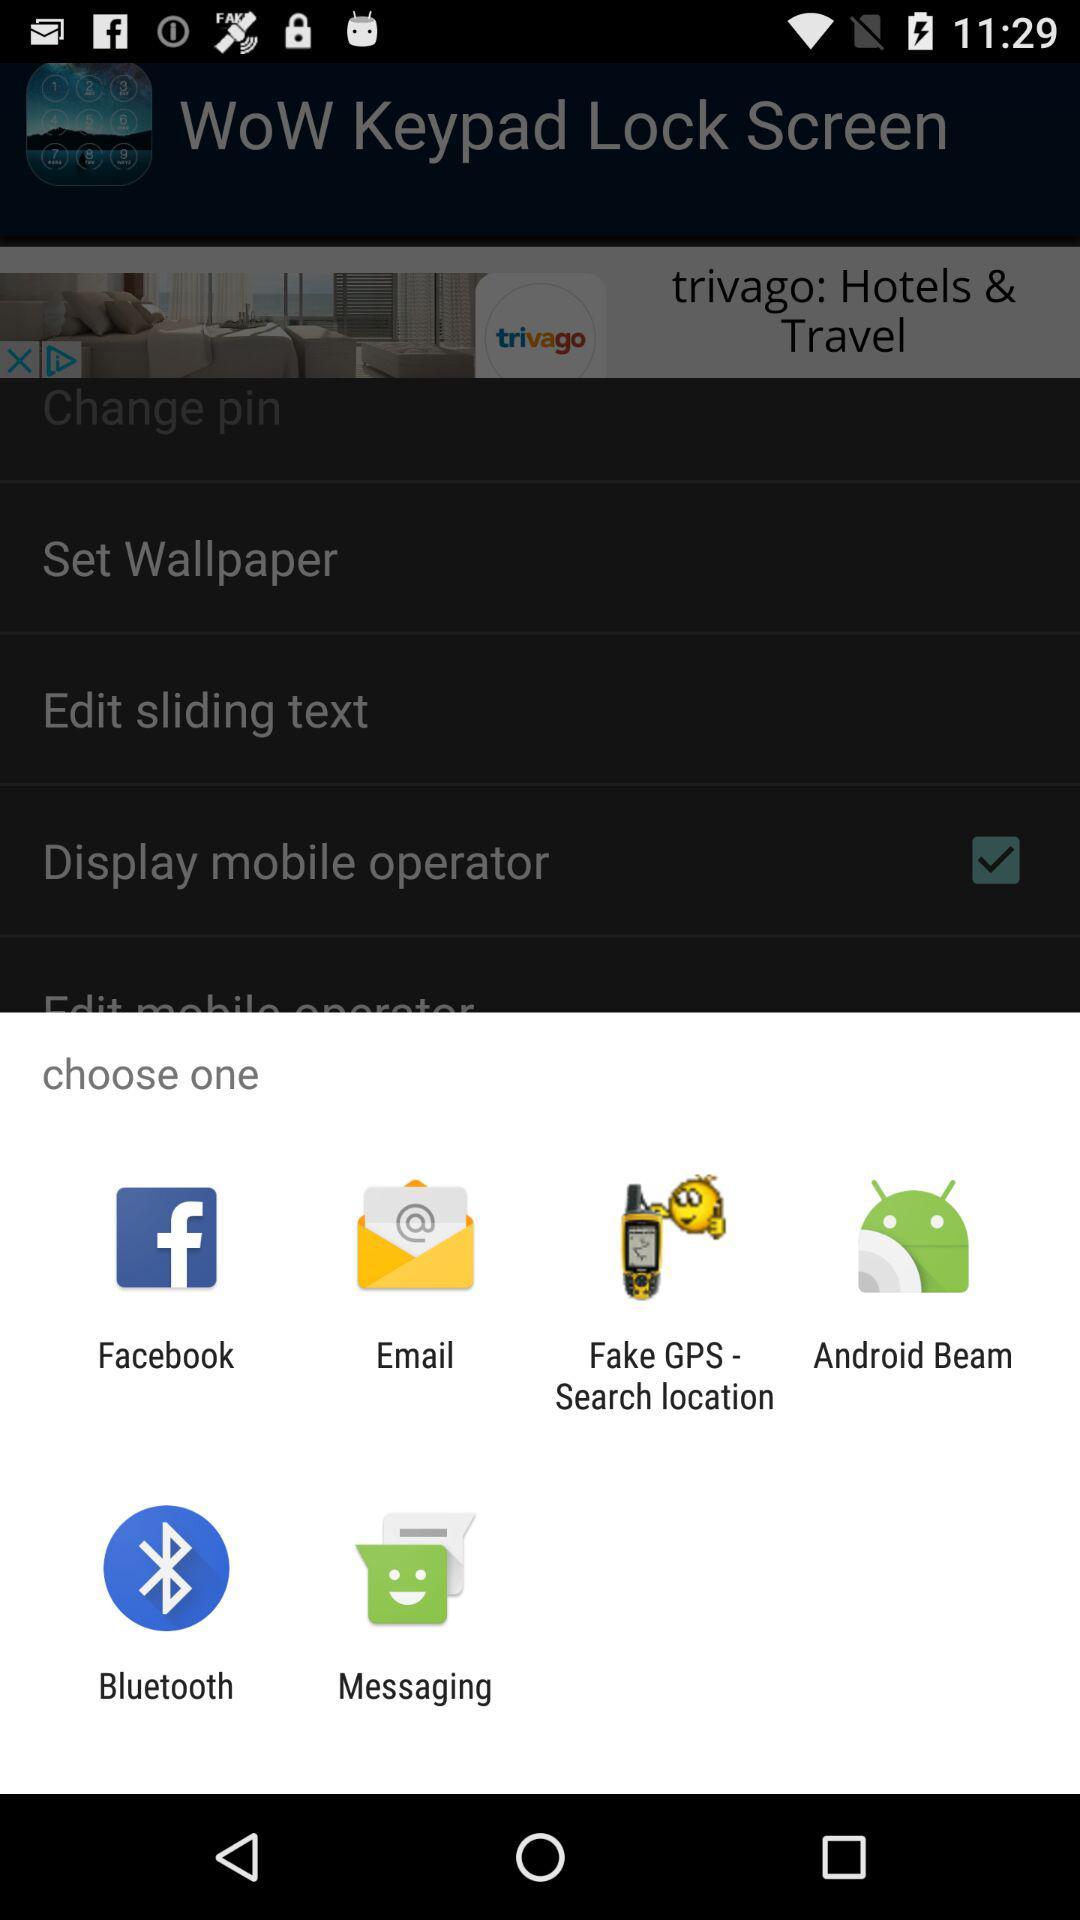  What do you see at coordinates (165, 1705) in the screenshot?
I see `the app to the left of messaging item` at bounding box center [165, 1705].